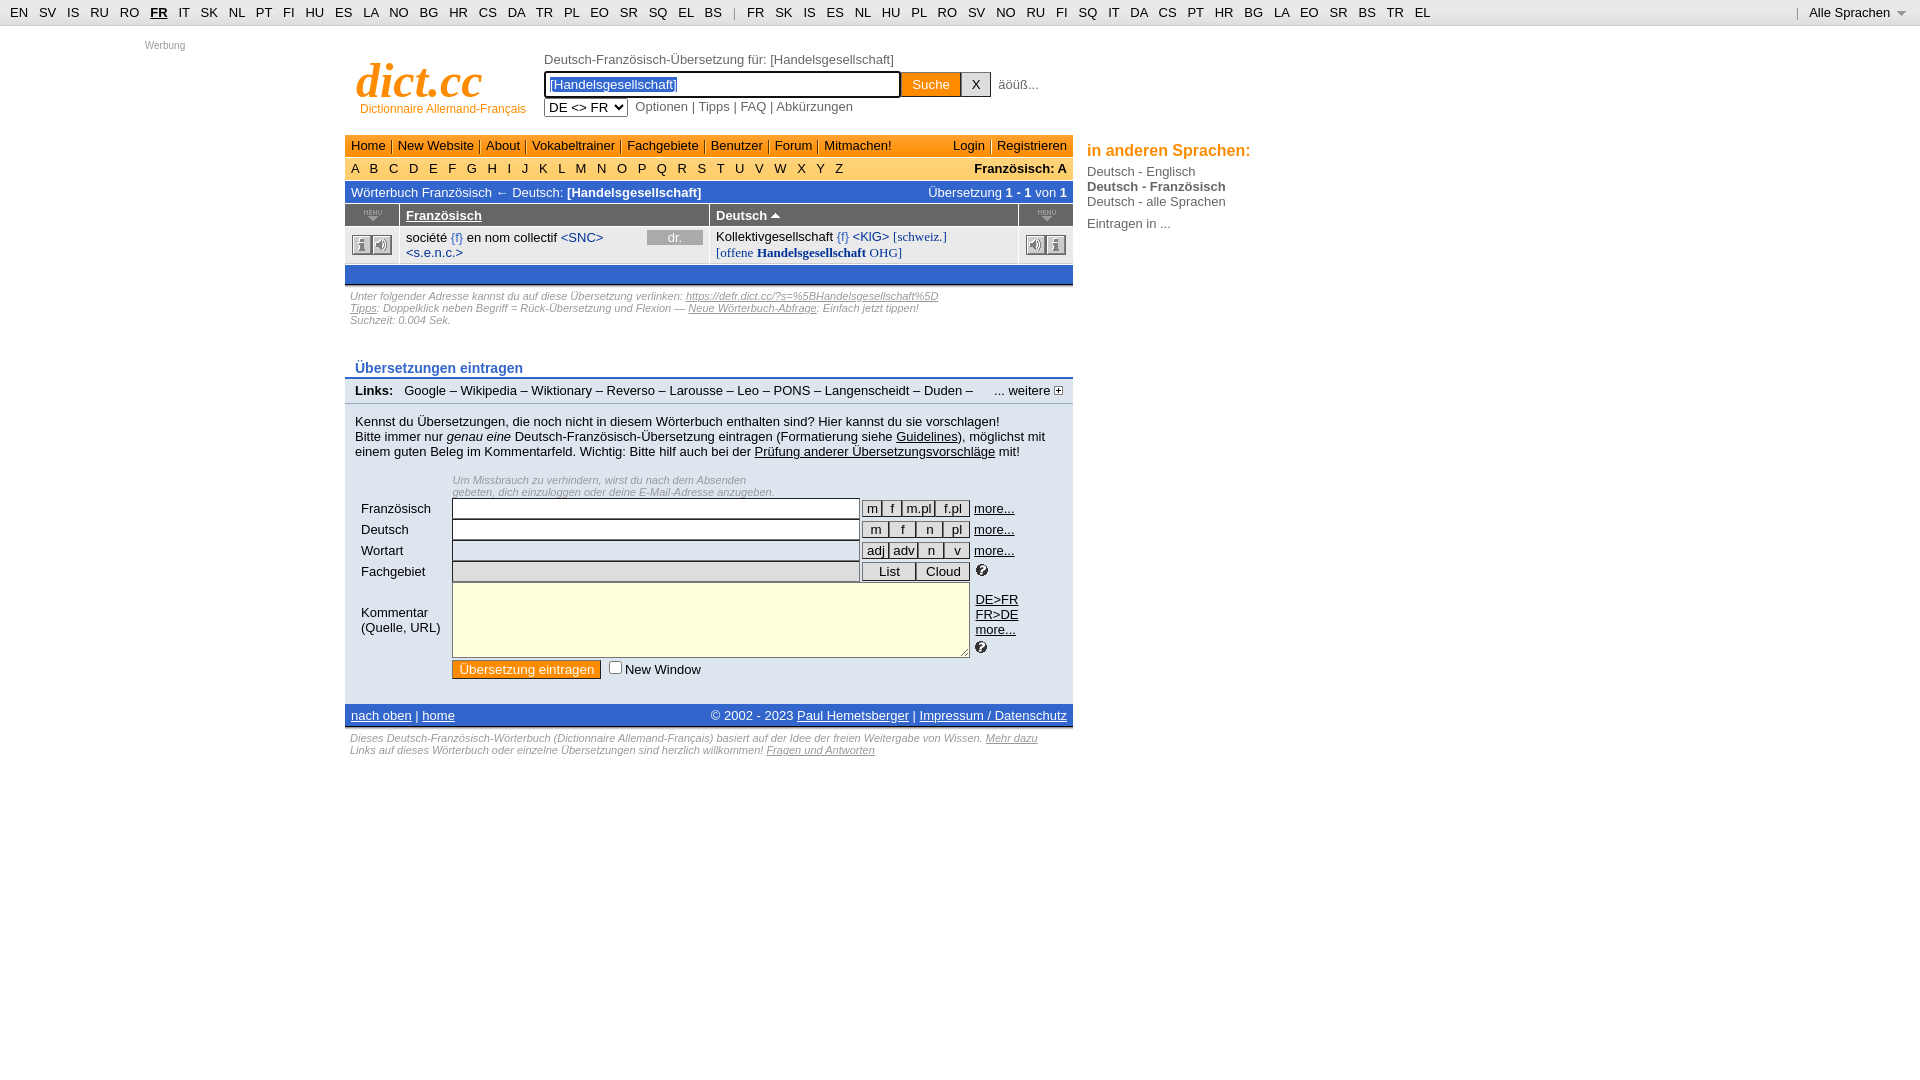 The width and height of the screenshot is (1920, 1080). Describe the element at coordinates (350, 714) in the screenshot. I see `'nach oben'` at that location.